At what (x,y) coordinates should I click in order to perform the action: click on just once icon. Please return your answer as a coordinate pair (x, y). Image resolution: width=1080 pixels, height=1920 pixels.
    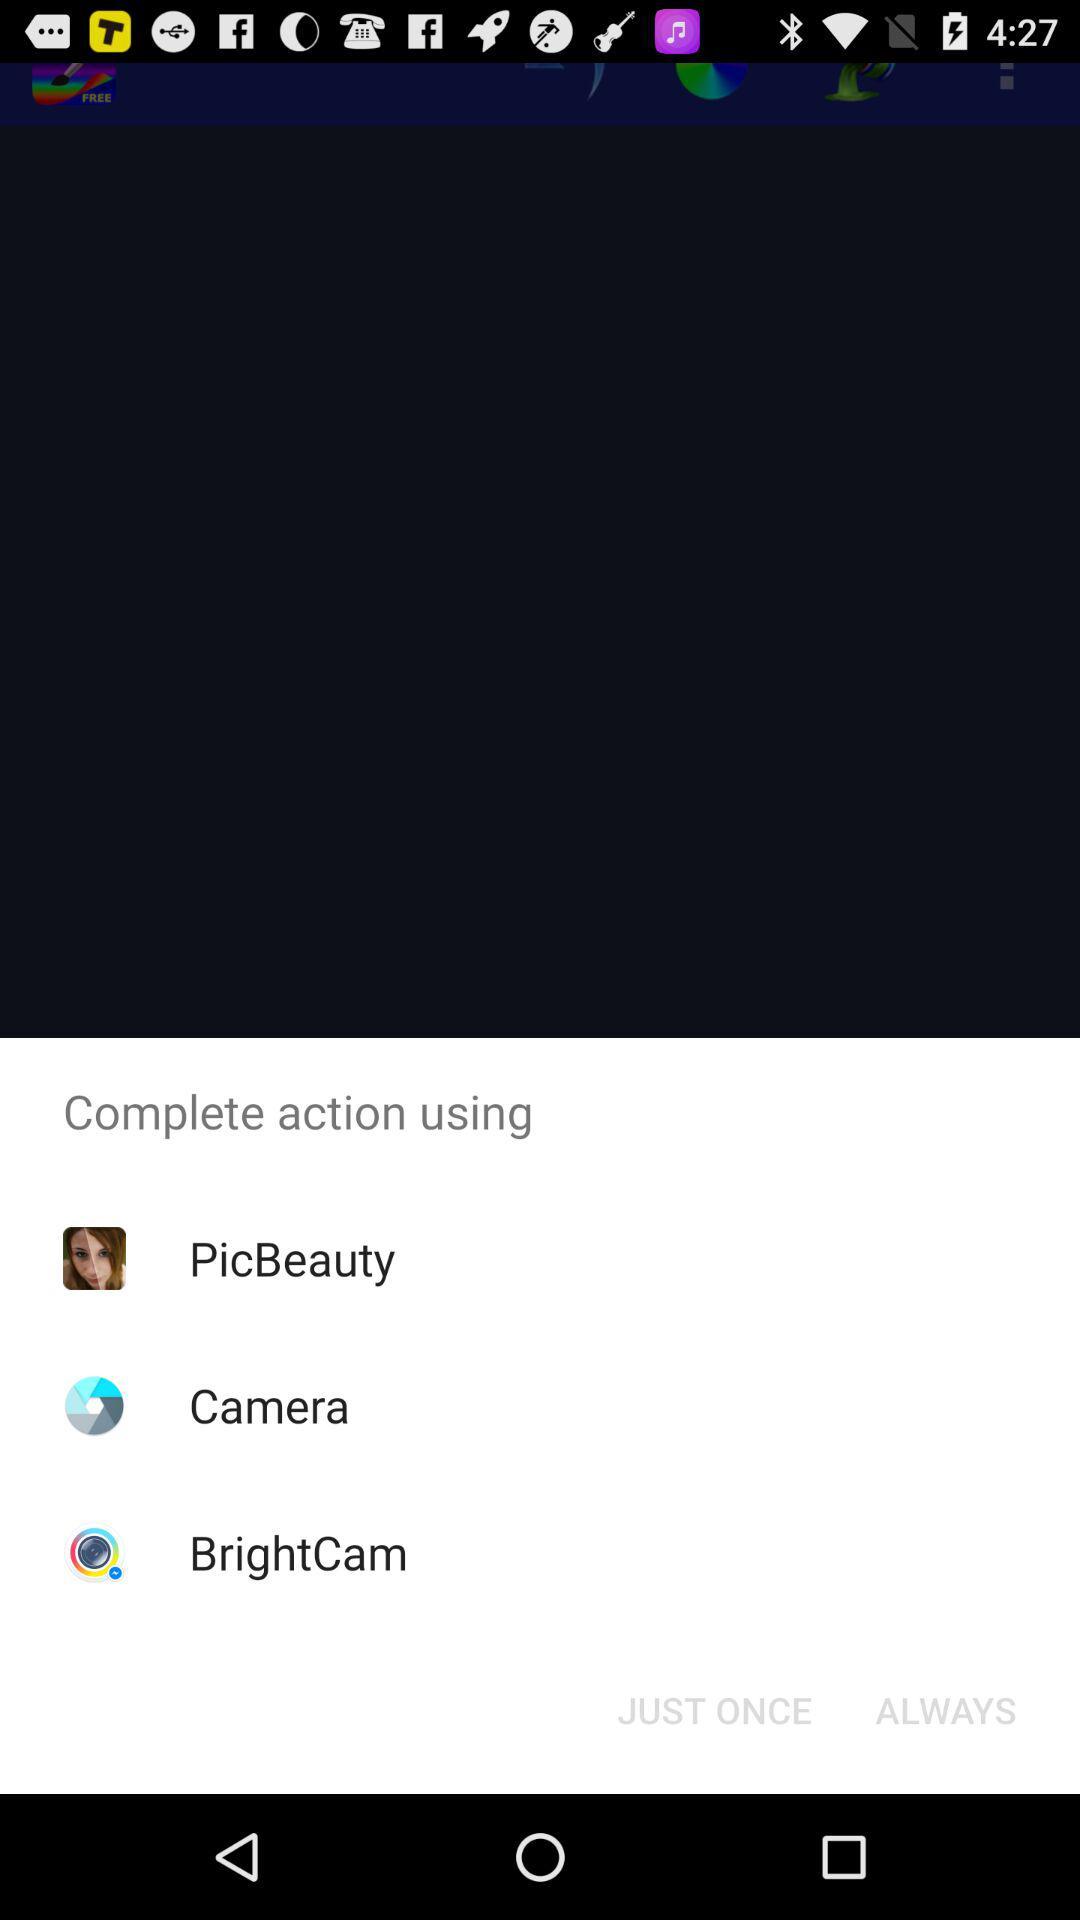
    Looking at the image, I should click on (713, 1708).